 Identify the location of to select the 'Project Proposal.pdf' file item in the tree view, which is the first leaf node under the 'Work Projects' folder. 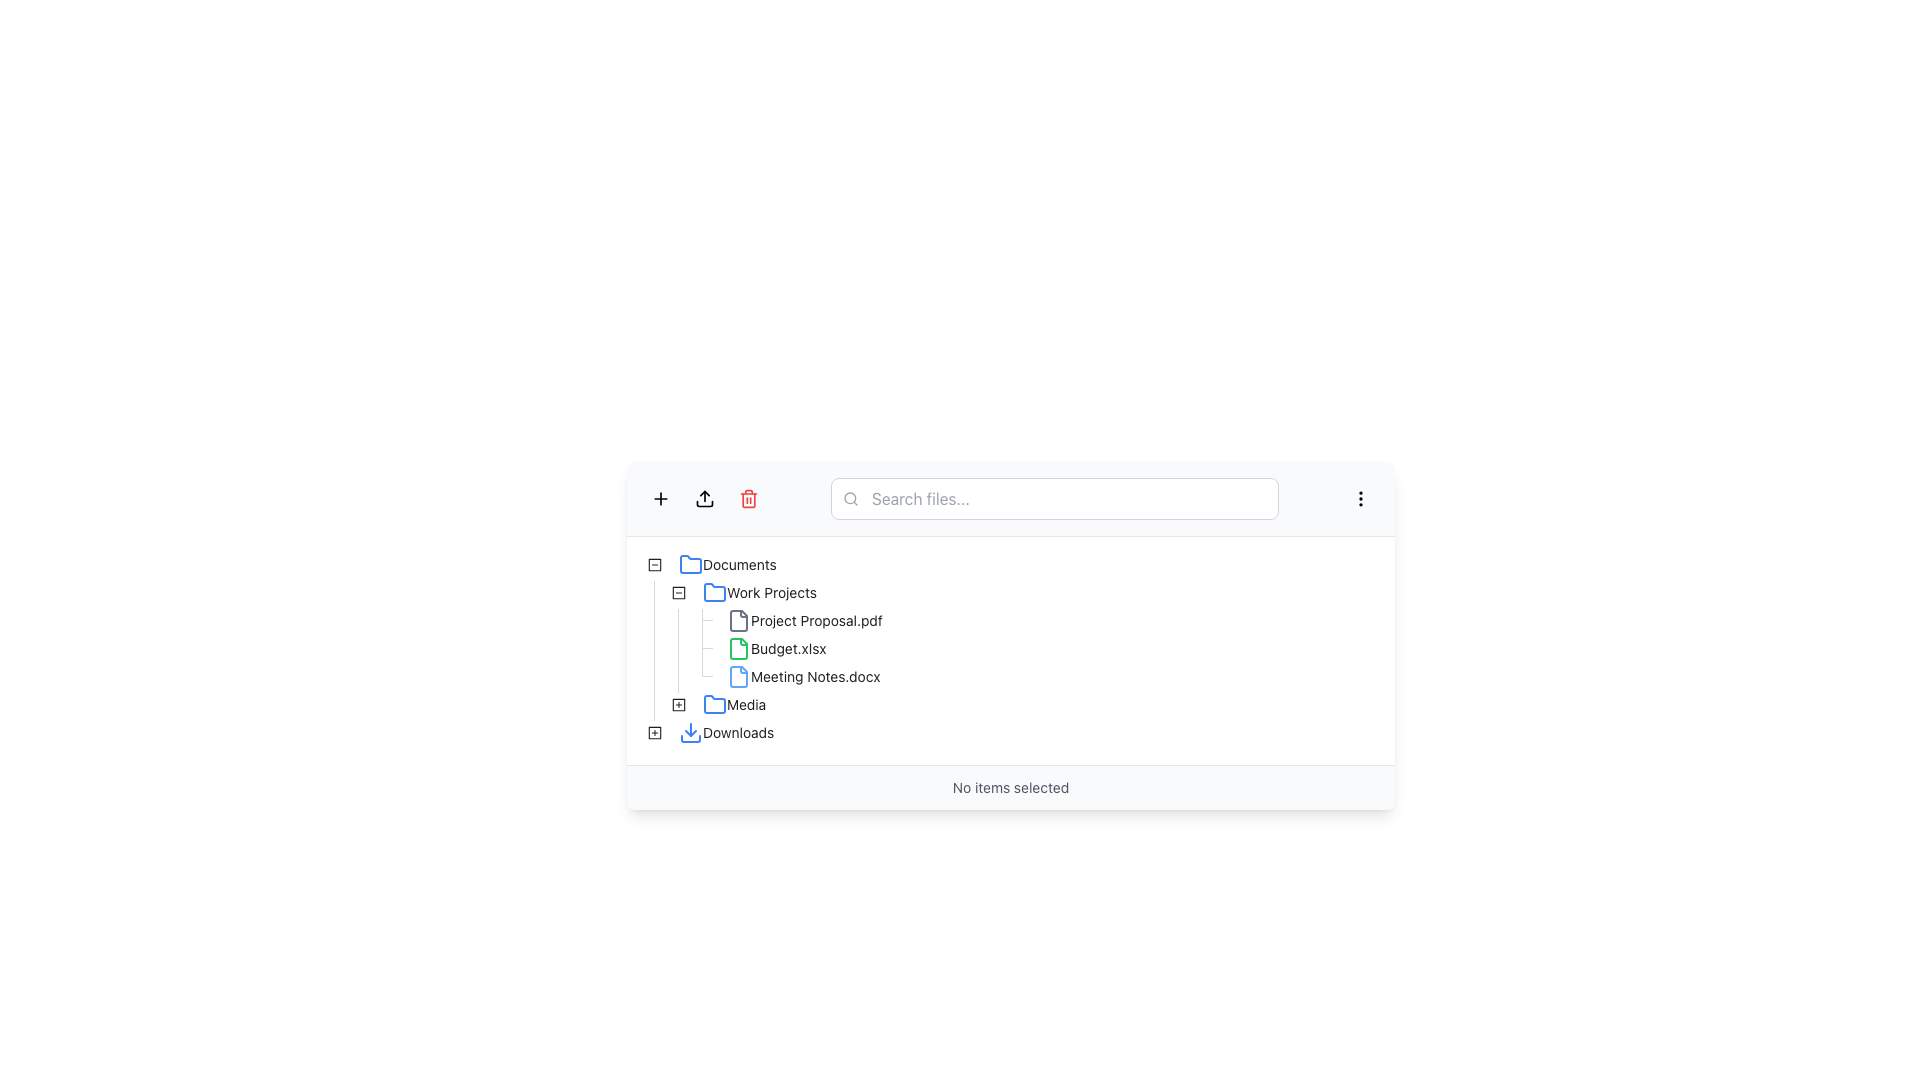
(765, 620).